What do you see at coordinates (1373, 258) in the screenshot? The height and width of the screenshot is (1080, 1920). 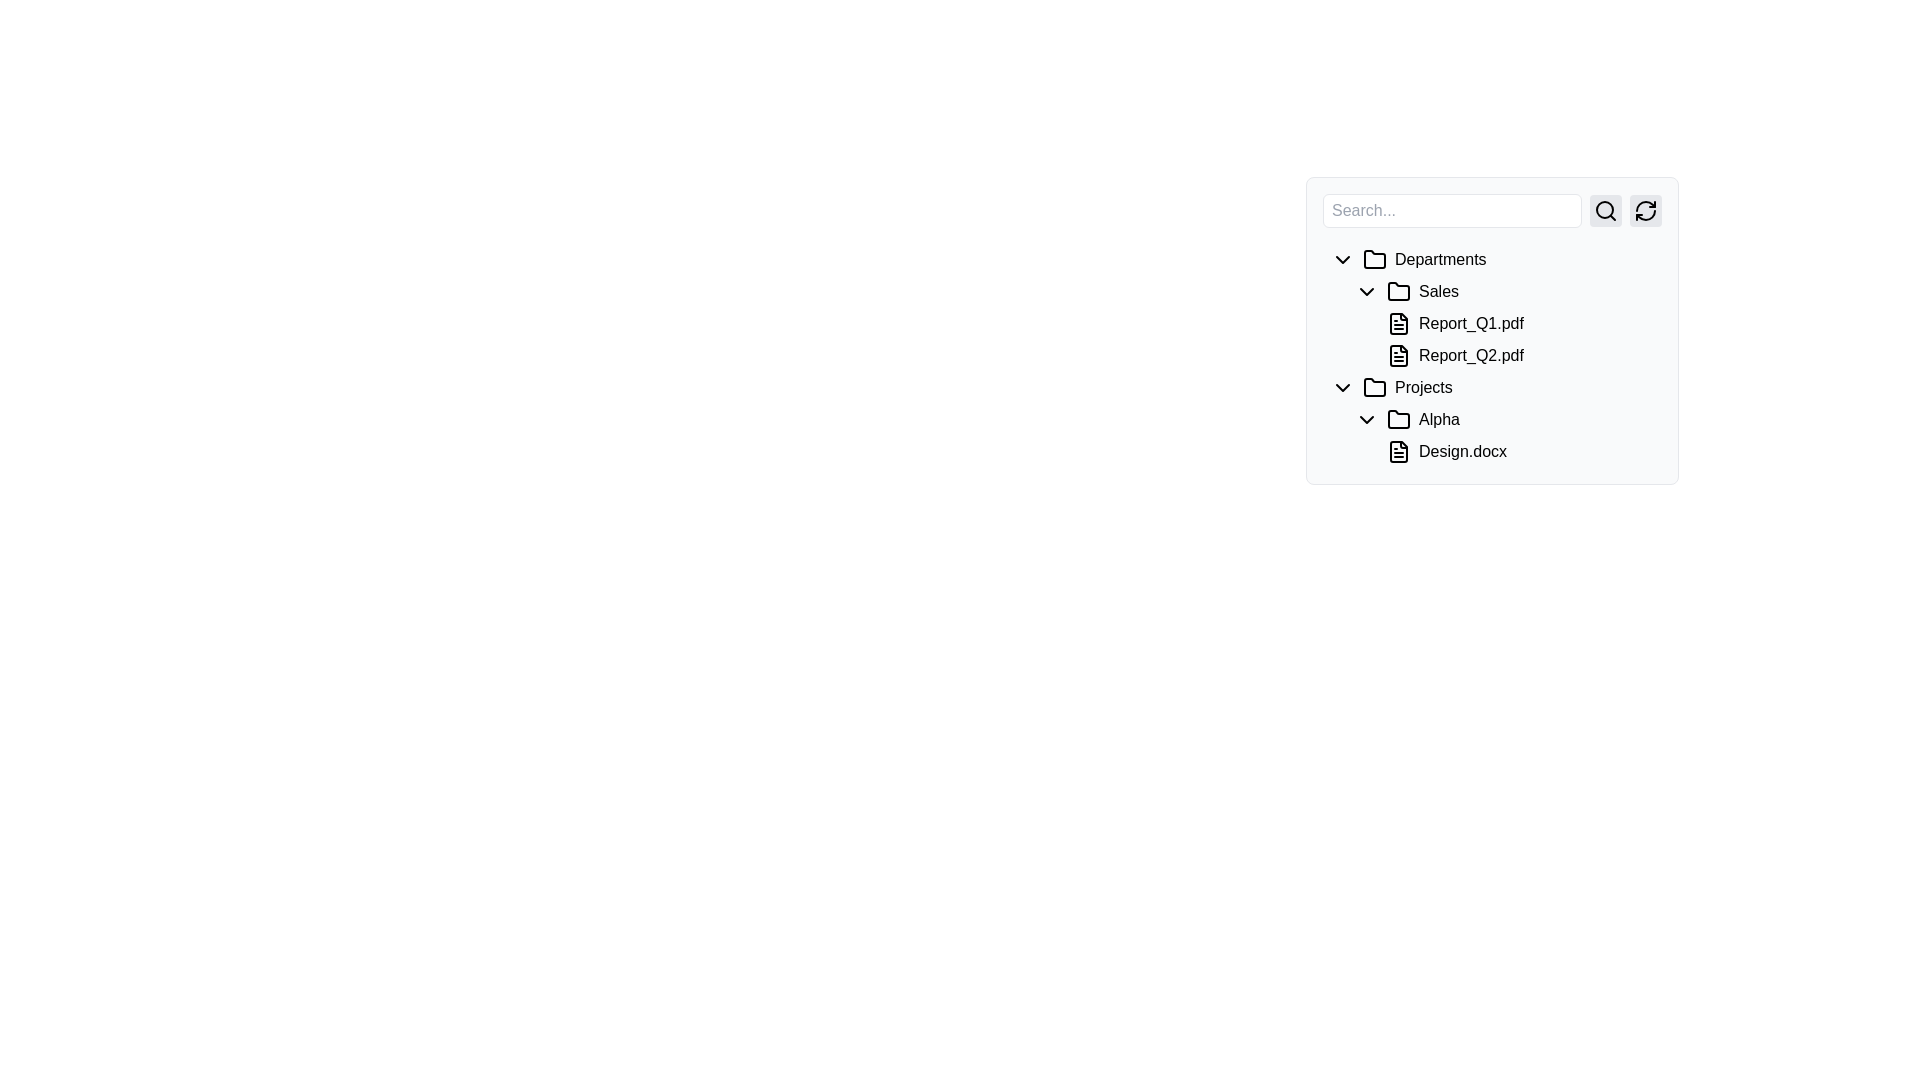 I see `the folder icon located in the navigation tree under the 'Departments' section, which has a black outline on a white background` at bounding box center [1373, 258].